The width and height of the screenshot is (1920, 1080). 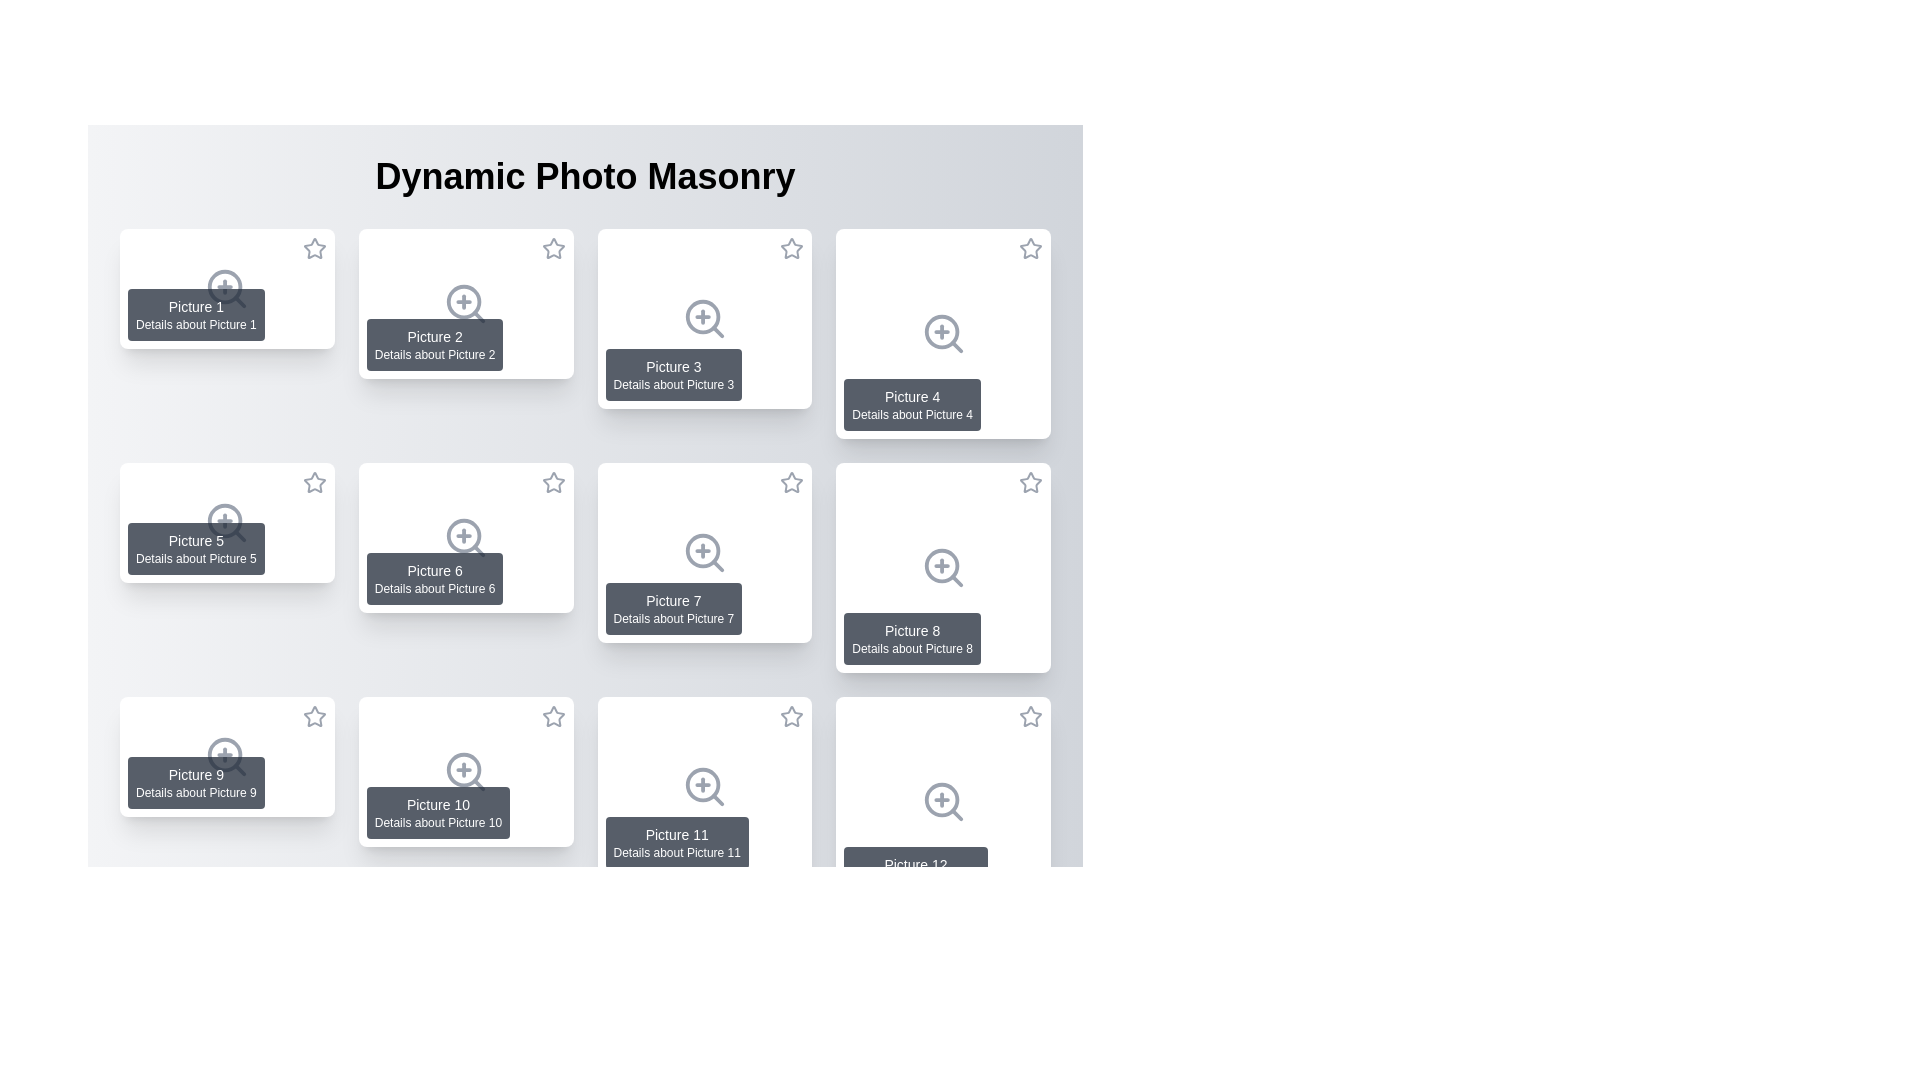 What do you see at coordinates (677, 852) in the screenshot?
I see `the text label displaying 'Details about Picture 11' located at the bottom section of the card labeled 'Picture 11'` at bounding box center [677, 852].